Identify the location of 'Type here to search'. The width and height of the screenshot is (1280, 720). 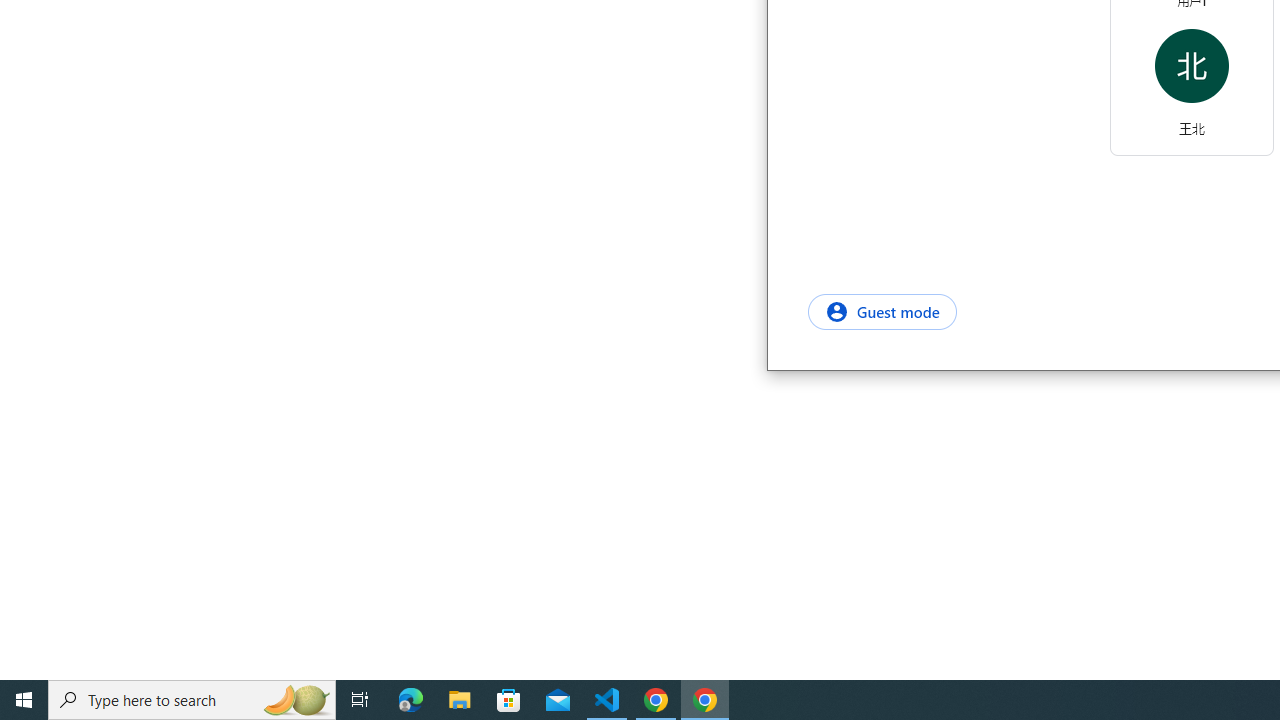
(192, 698).